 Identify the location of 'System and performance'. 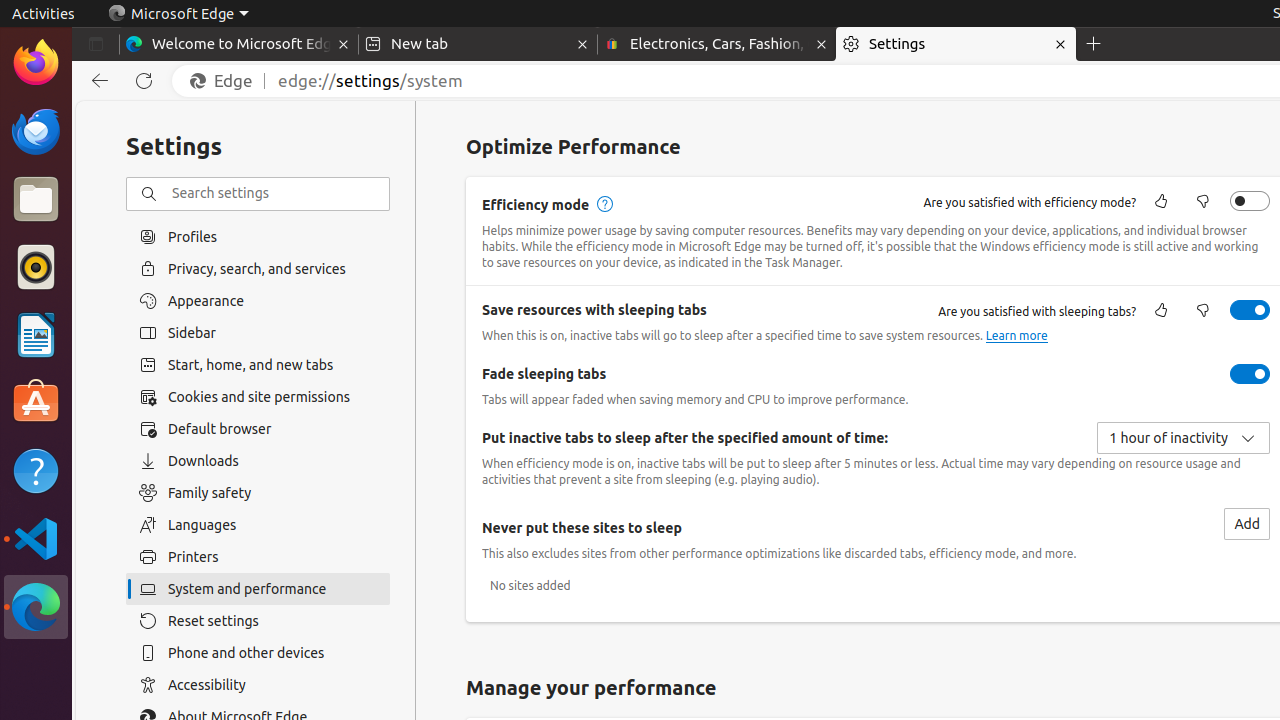
(257, 588).